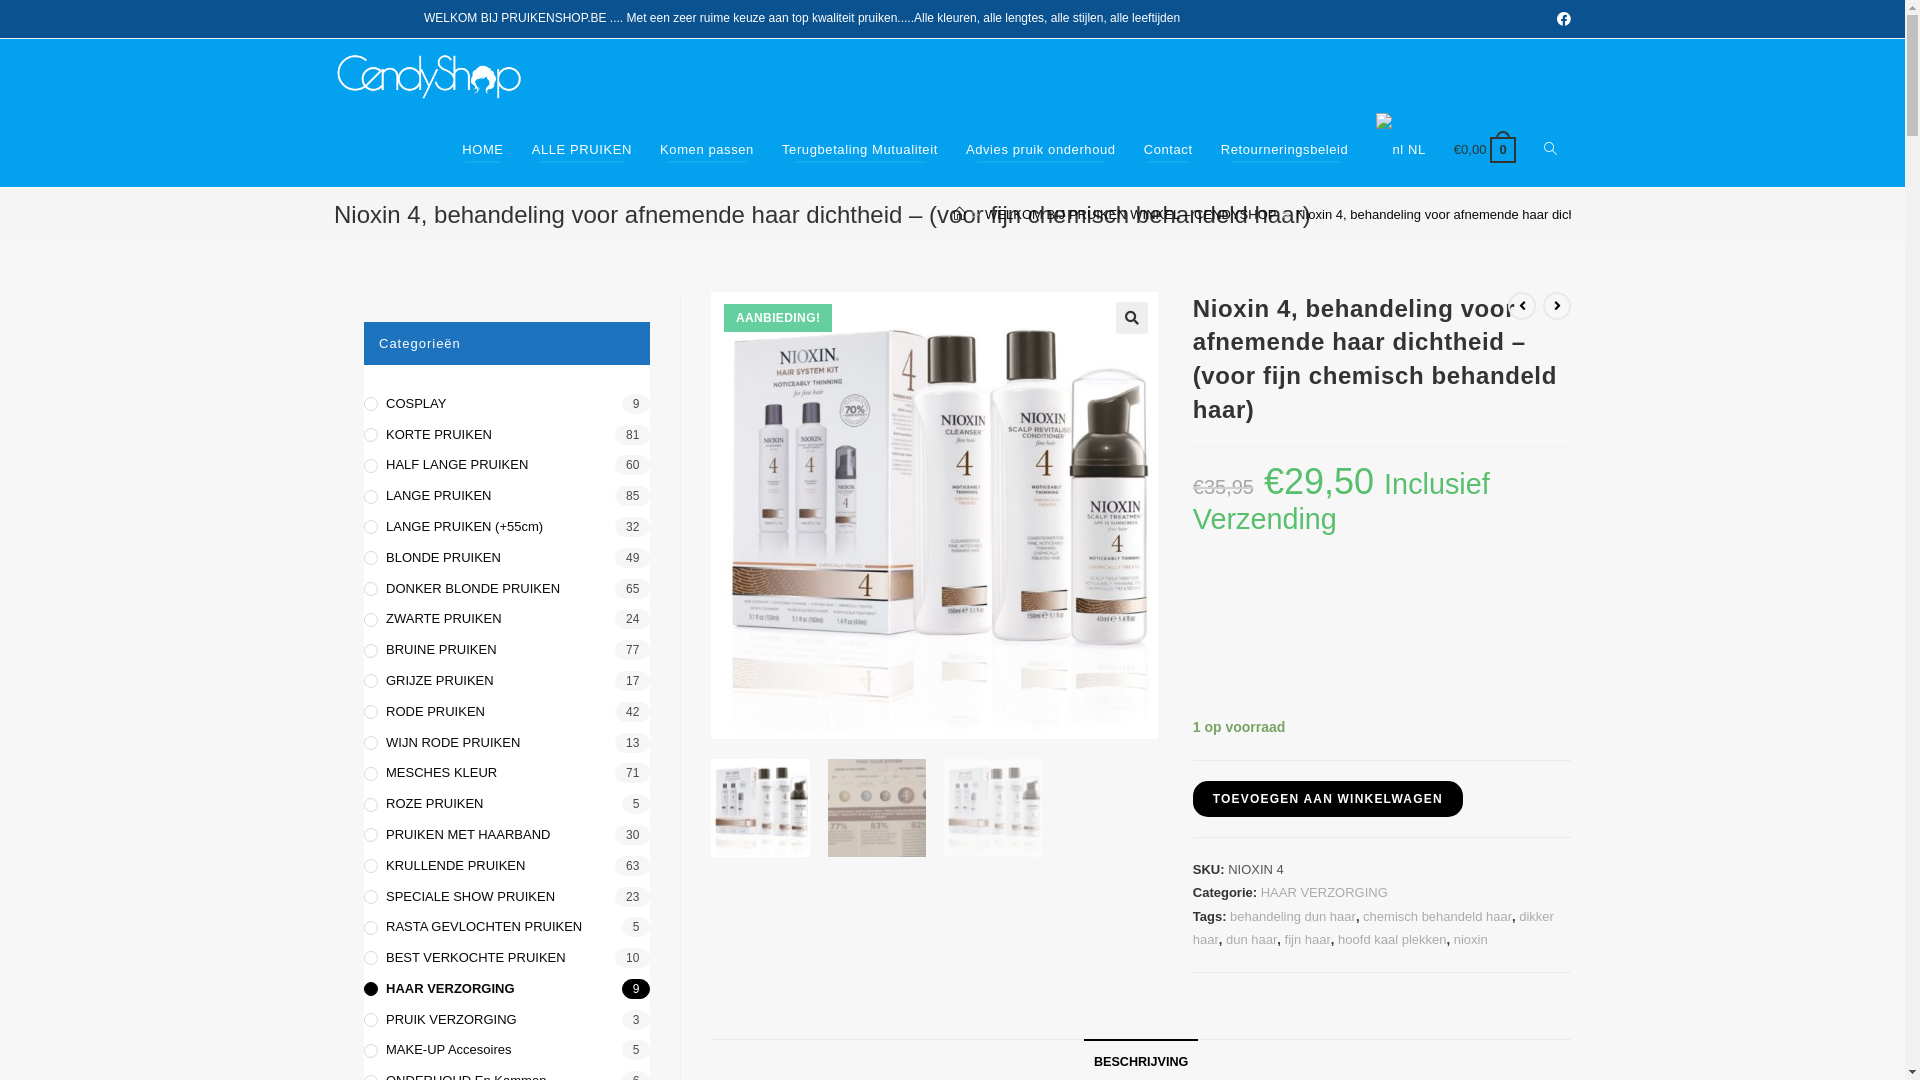 Image resolution: width=1920 pixels, height=1080 pixels. I want to click on 'dikker haar', so click(1193, 928).